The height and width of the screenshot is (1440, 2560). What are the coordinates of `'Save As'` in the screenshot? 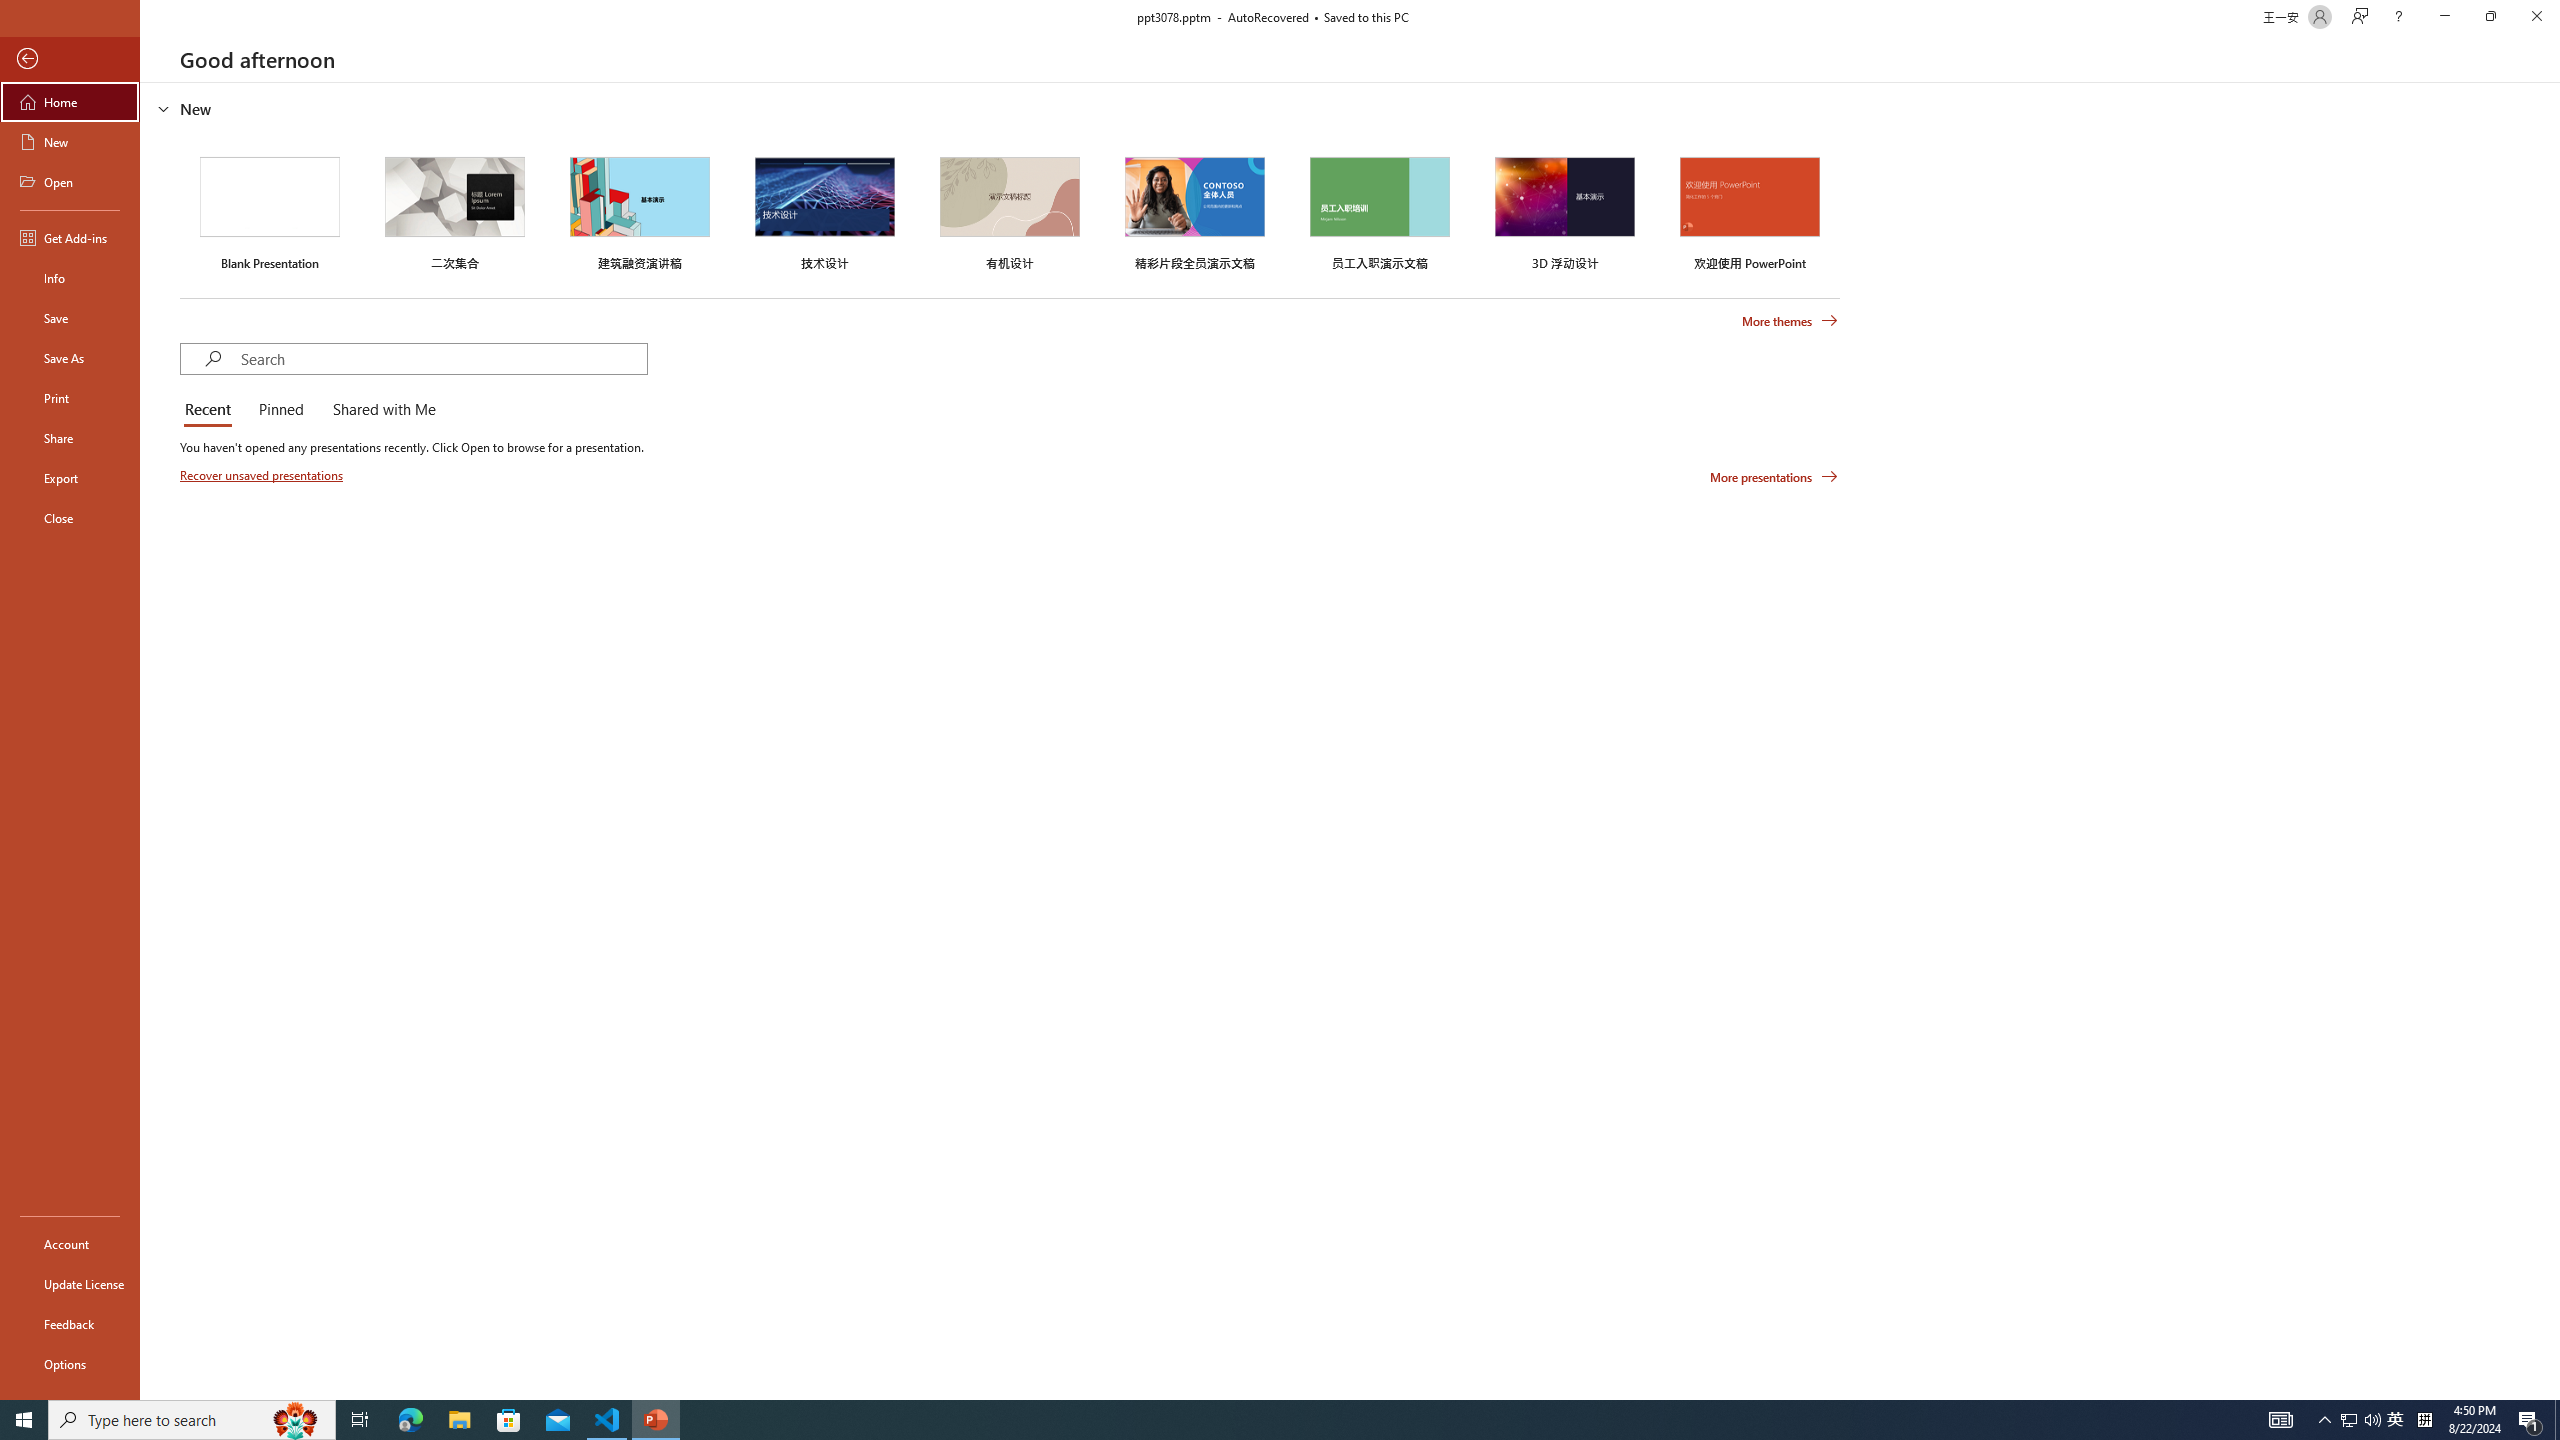 It's located at (69, 356).